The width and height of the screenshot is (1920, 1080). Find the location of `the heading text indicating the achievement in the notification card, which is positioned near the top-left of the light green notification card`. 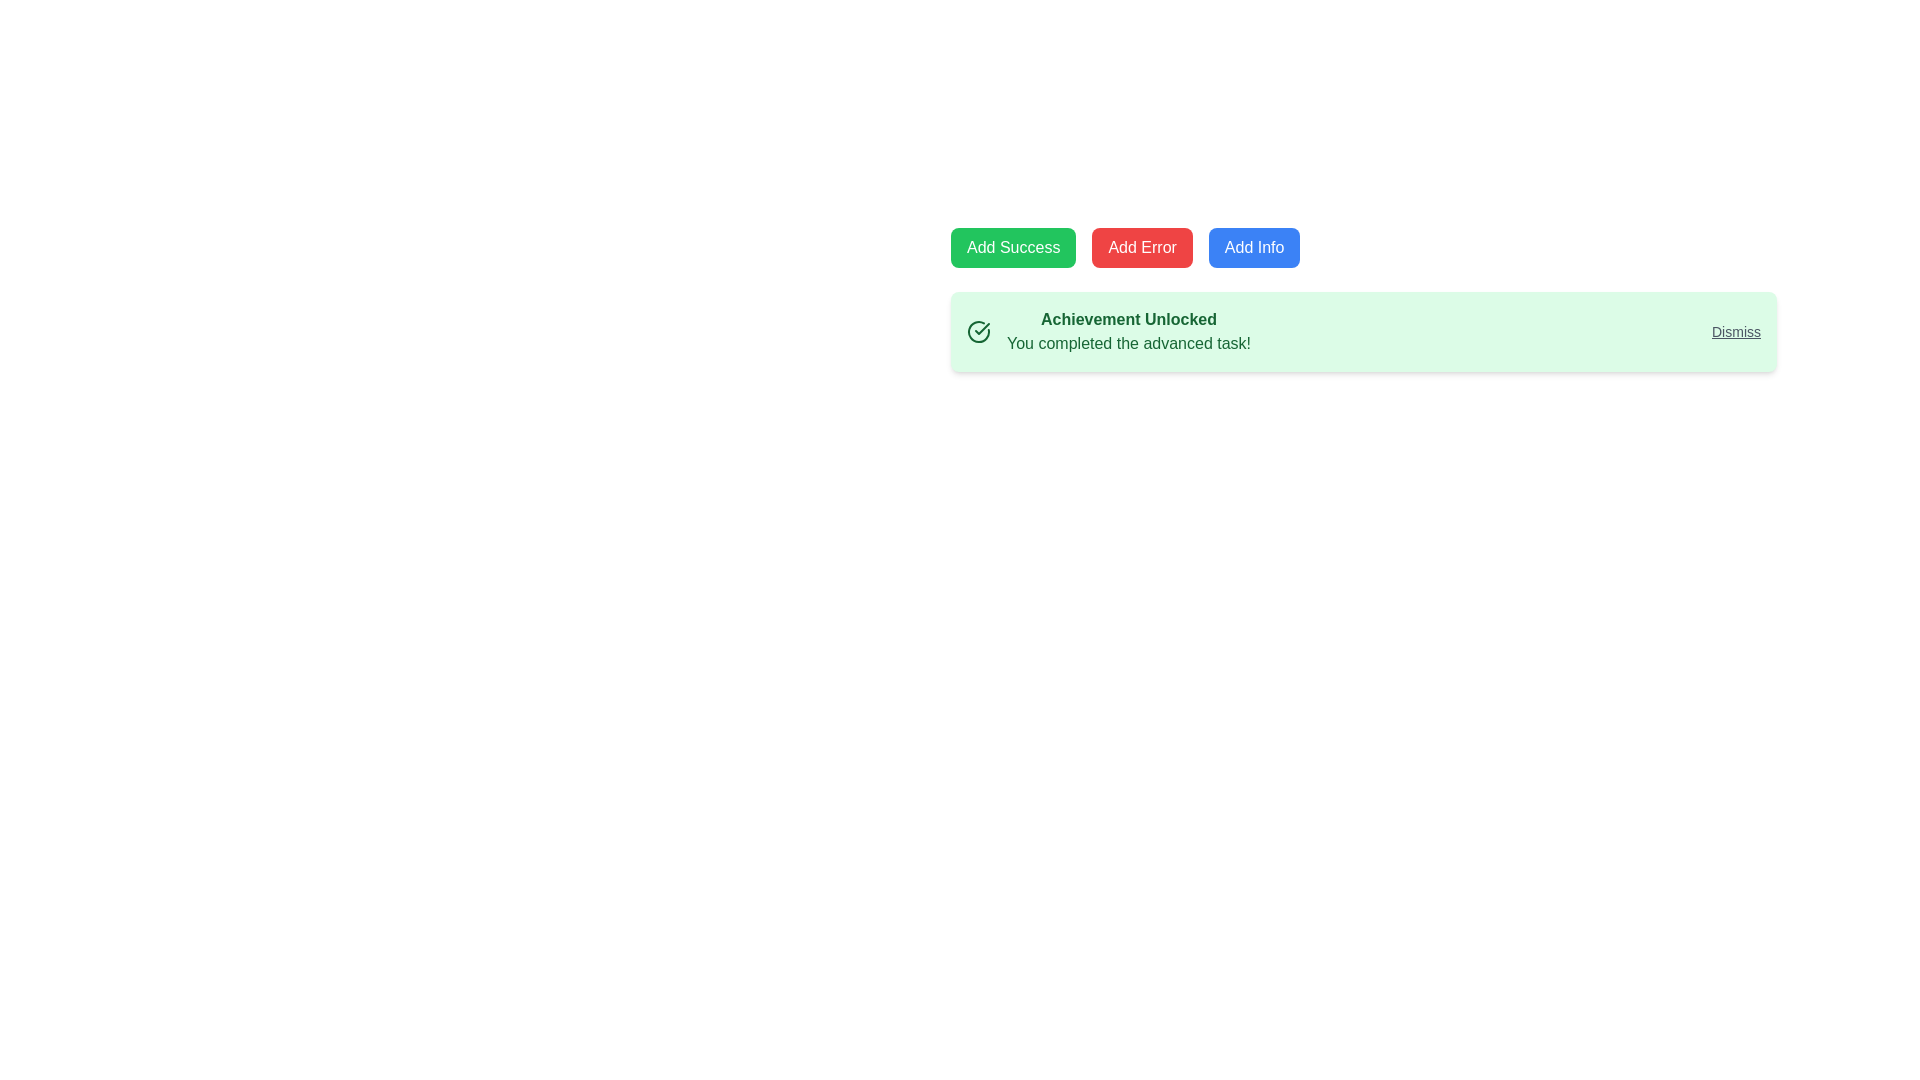

the heading text indicating the achievement in the notification card, which is positioned near the top-left of the light green notification card is located at coordinates (1128, 319).